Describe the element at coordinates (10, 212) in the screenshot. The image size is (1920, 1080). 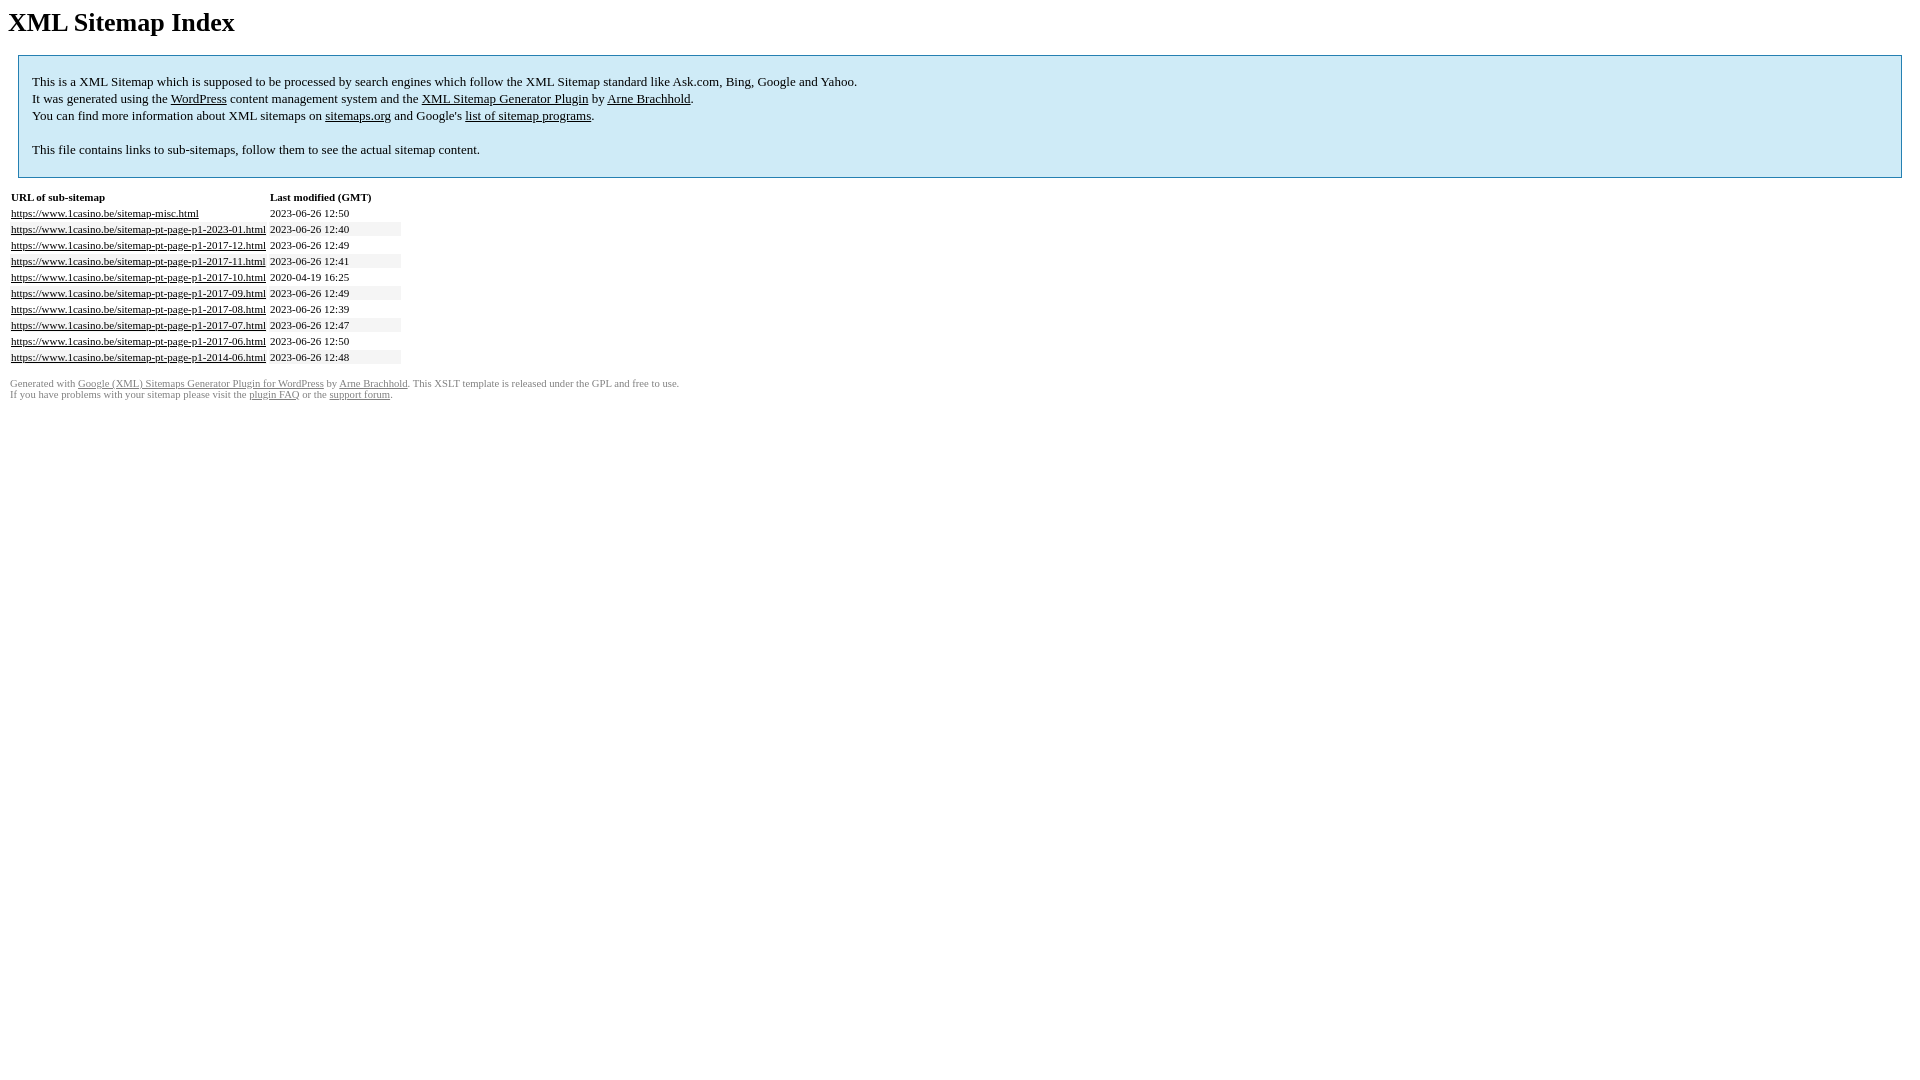
I see `'https://www.1casino.be/sitemap-misc.html'` at that location.